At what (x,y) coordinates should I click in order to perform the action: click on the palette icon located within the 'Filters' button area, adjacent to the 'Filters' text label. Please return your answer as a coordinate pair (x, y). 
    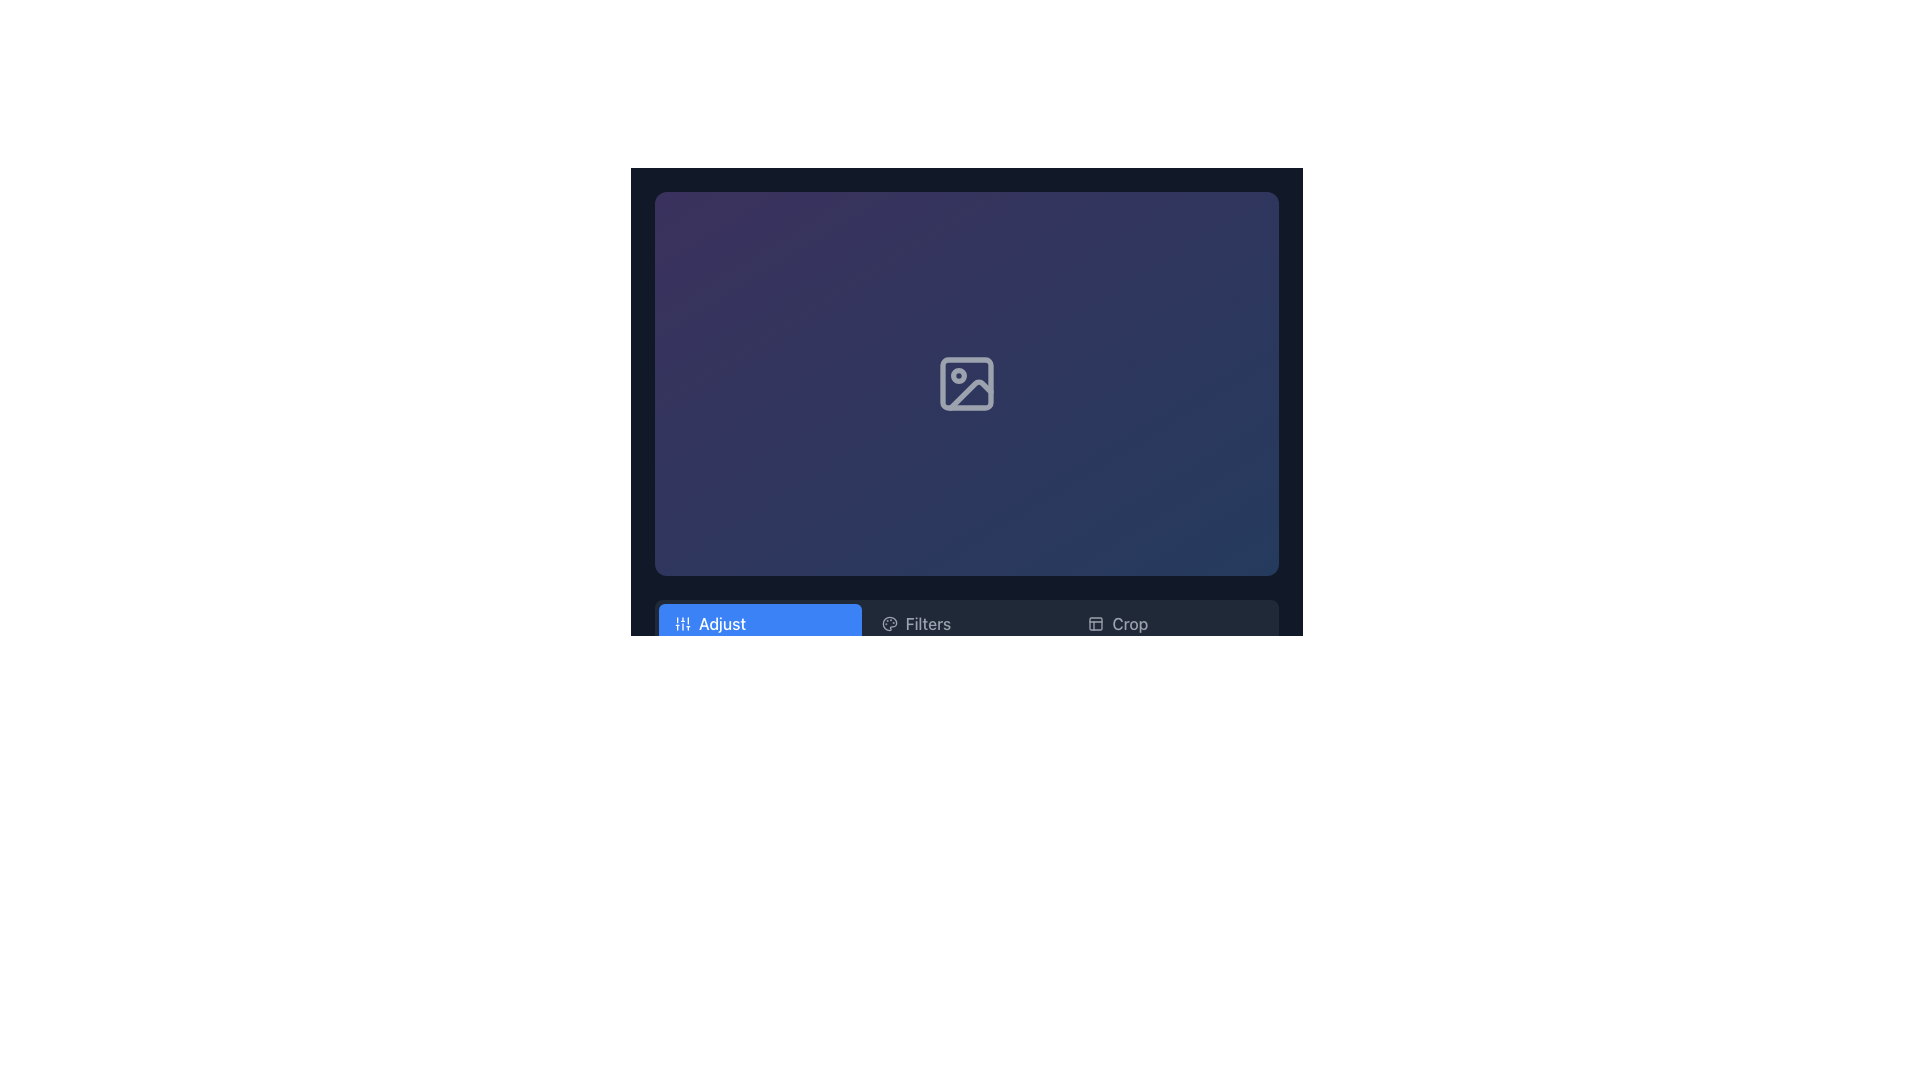
    Looking at the image, I should click on (888, 623).